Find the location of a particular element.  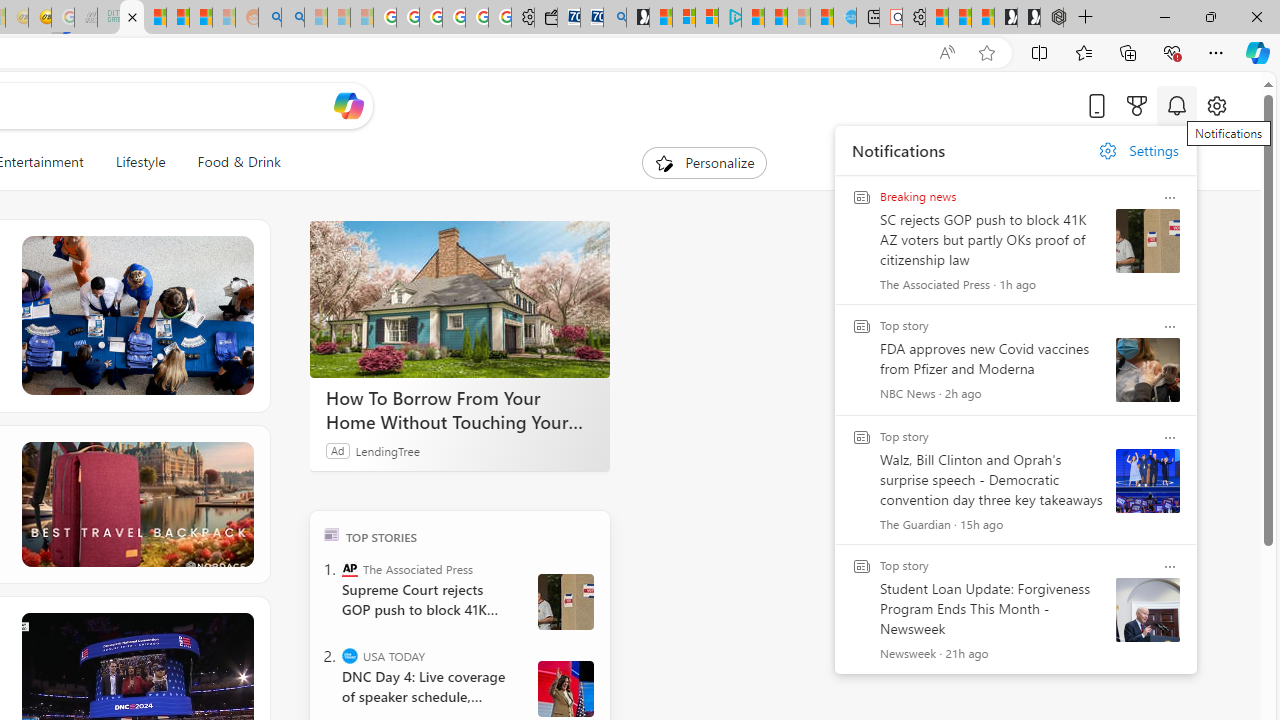

'Wallet' is located at coordinates (545, 17).